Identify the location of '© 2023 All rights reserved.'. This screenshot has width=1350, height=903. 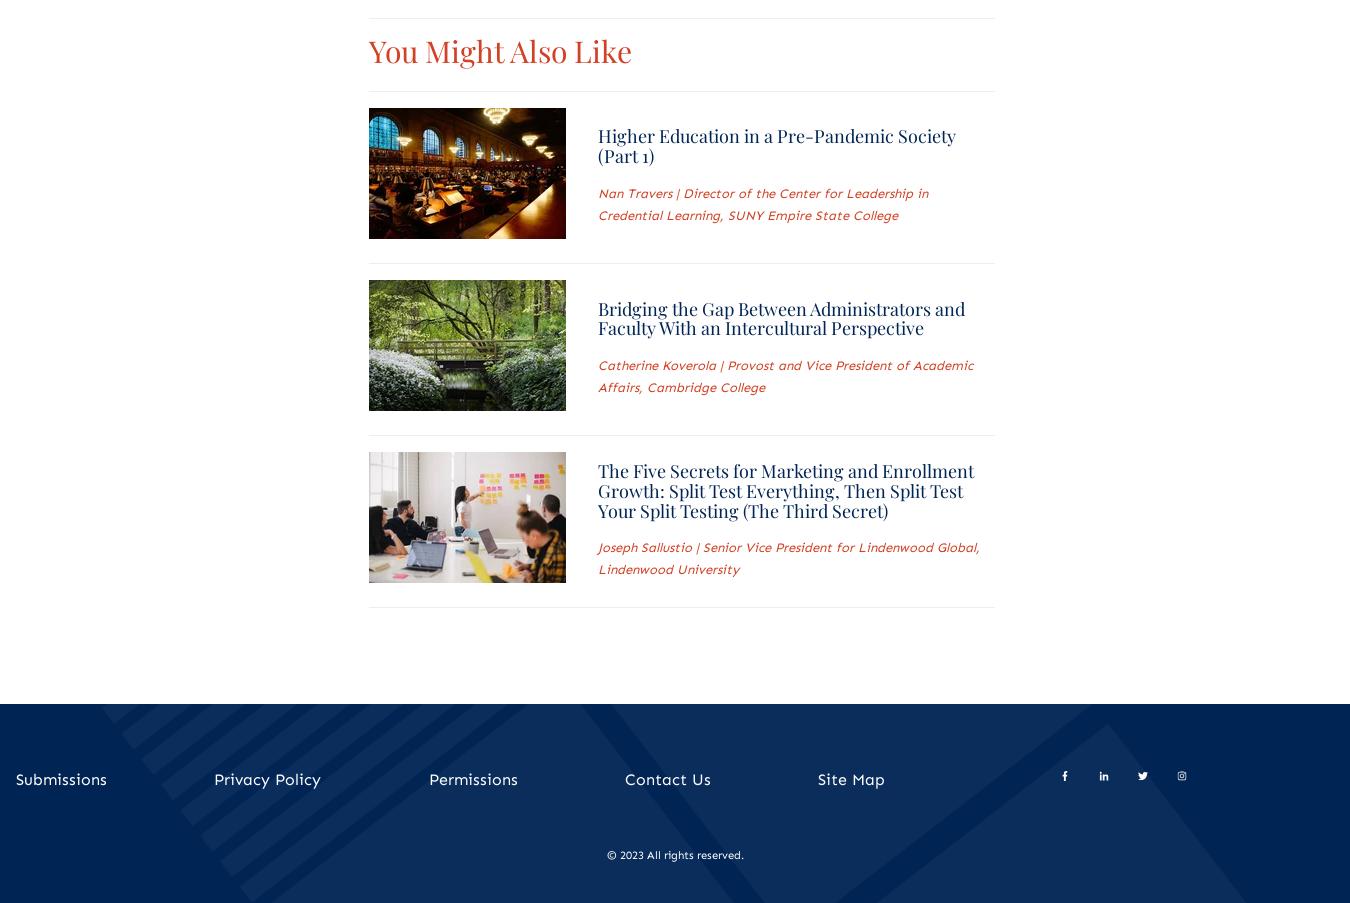
(674, 853).